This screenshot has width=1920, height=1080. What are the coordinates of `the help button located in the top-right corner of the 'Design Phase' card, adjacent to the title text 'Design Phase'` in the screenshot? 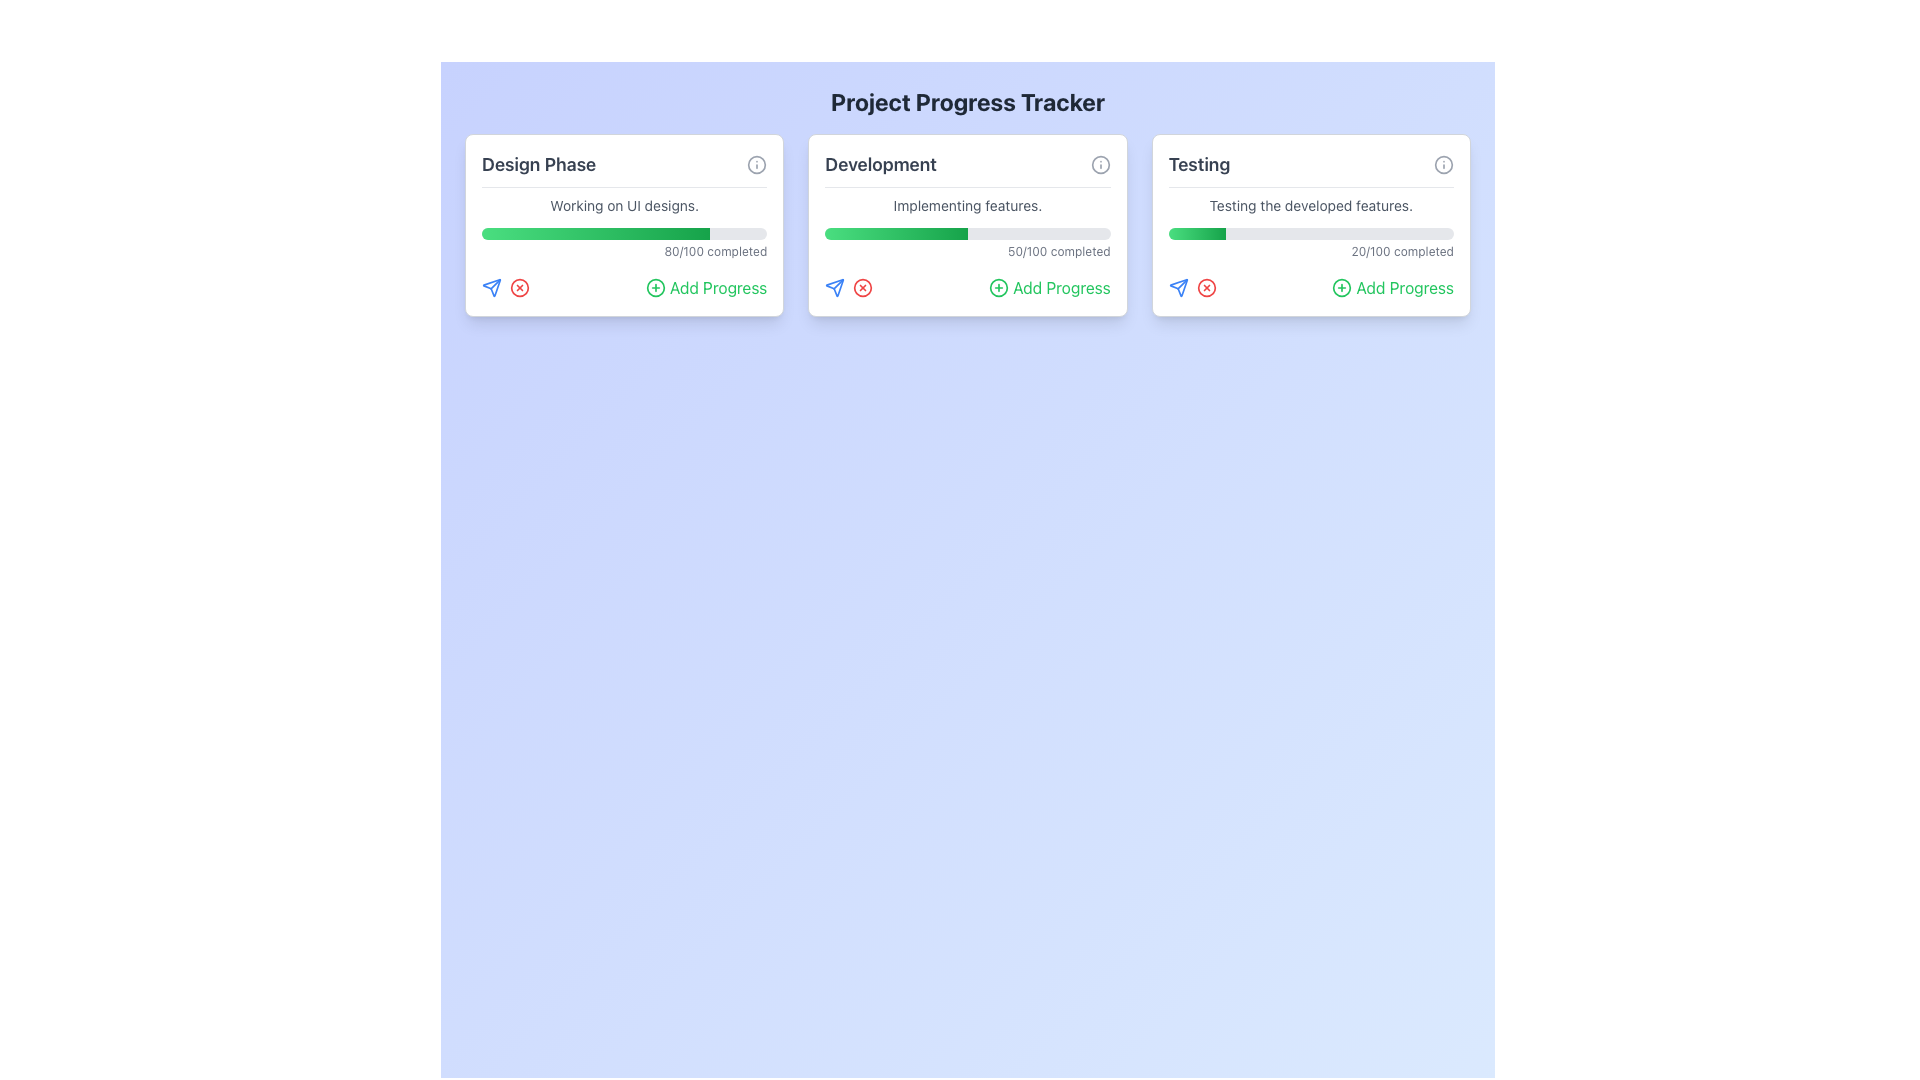 It's located at (756, 164).